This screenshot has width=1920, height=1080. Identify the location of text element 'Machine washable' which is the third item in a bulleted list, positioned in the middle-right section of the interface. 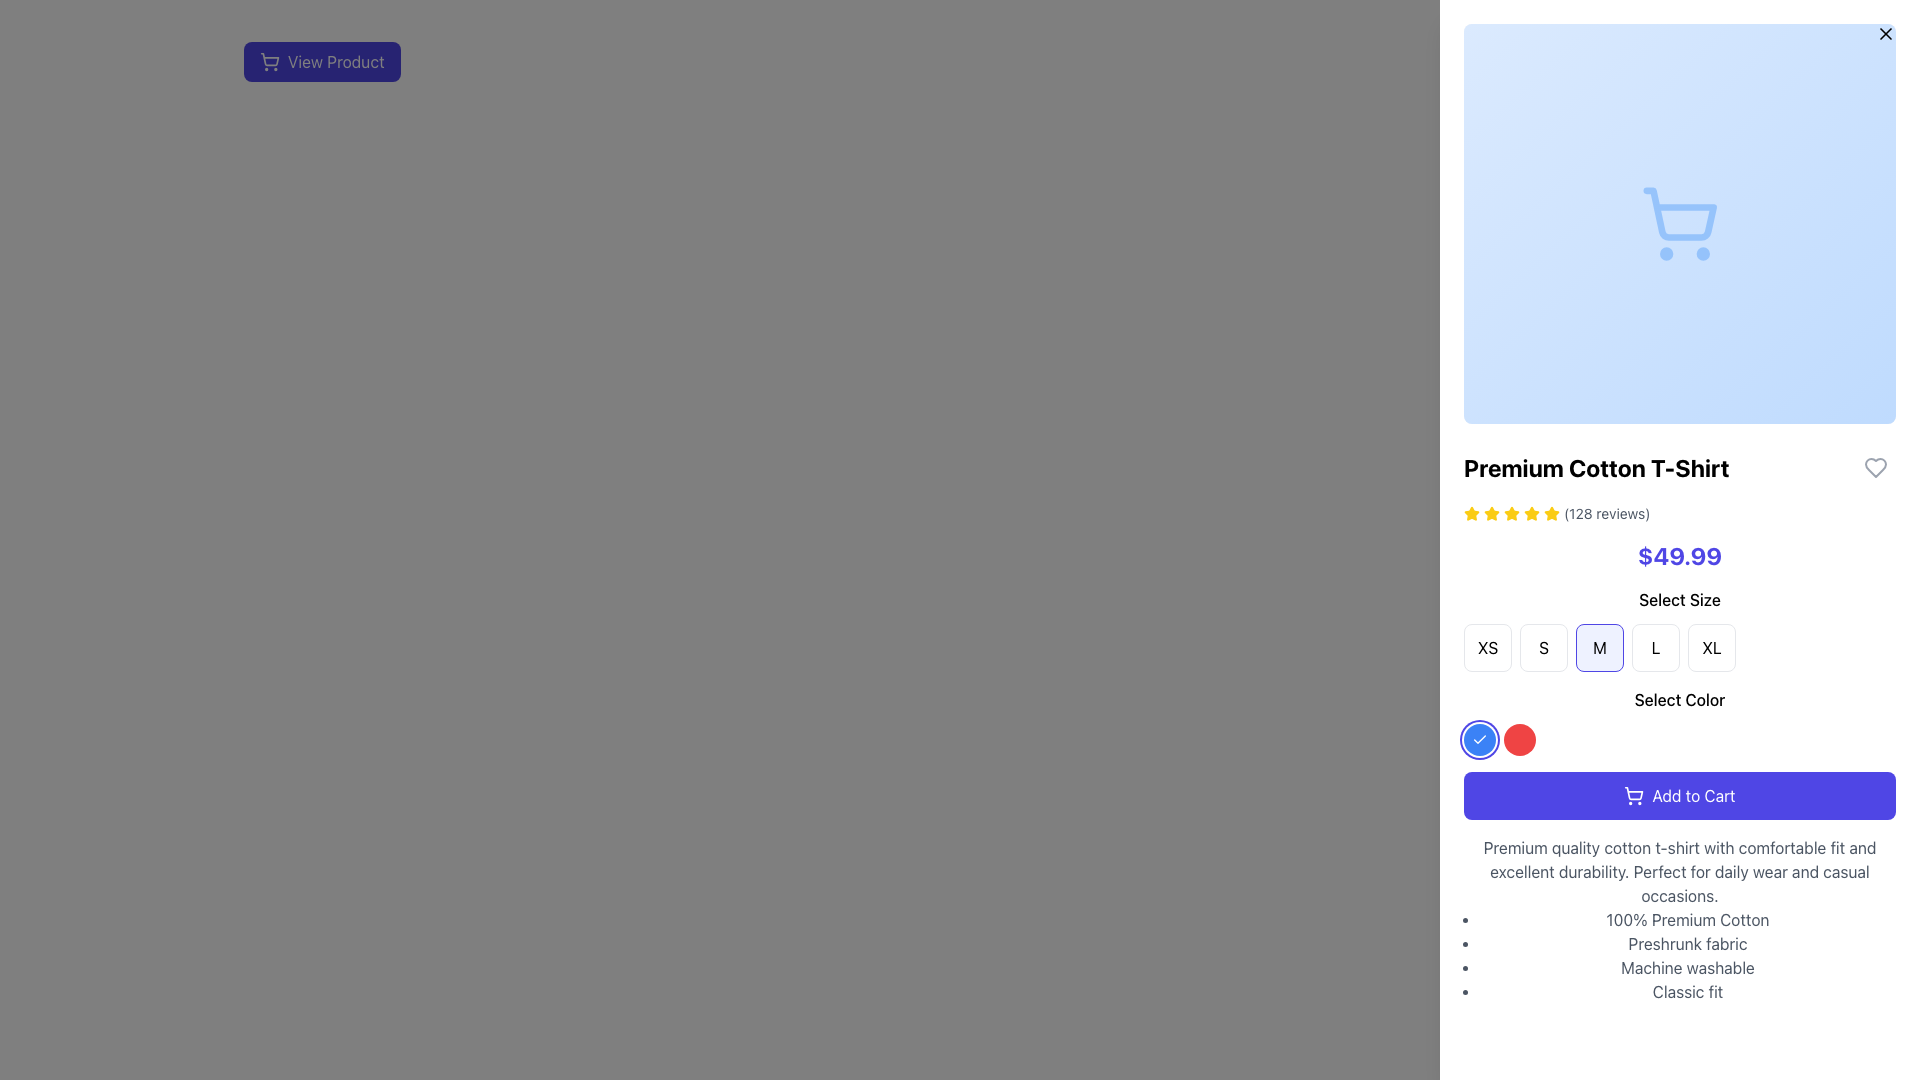
(1687, 967).